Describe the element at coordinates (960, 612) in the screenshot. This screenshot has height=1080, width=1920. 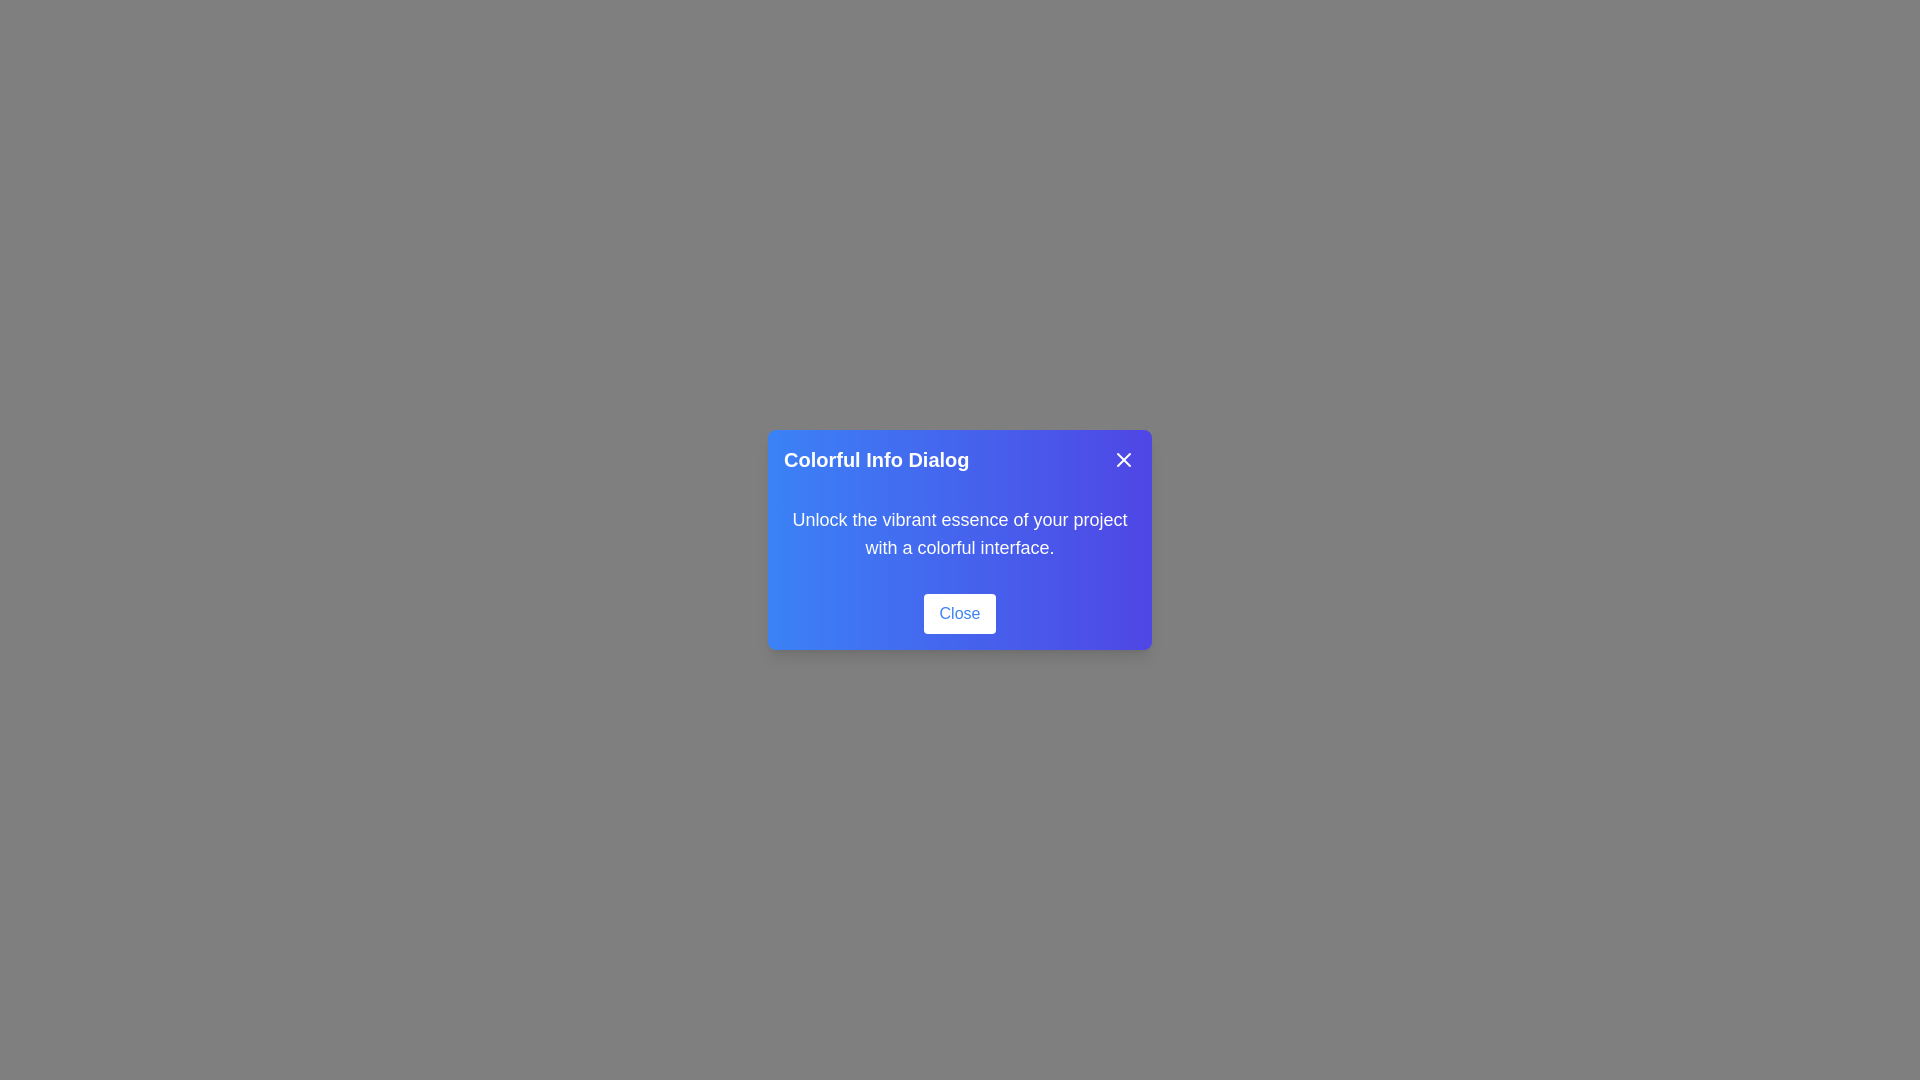
I see `the 'Close' button in the footer of the dialog` at that location.